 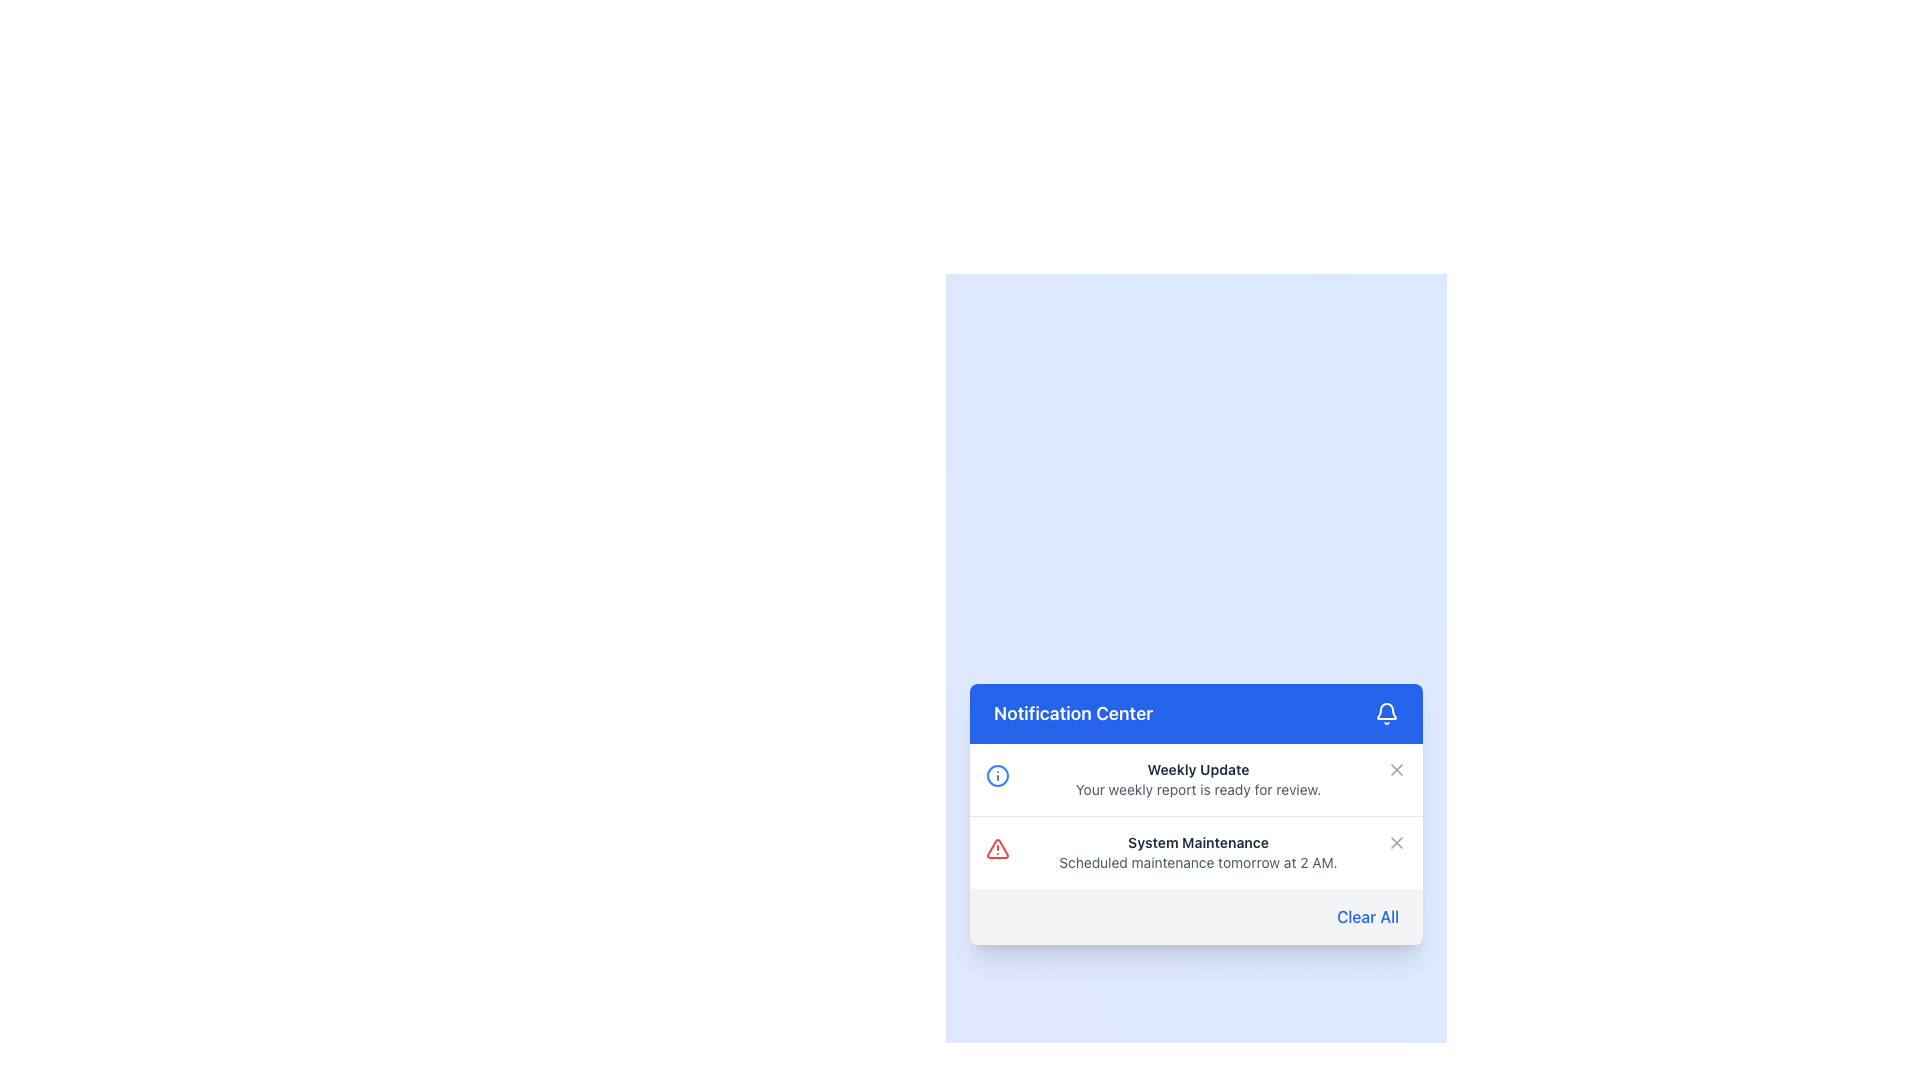 I want to click on the dismiss icon located to the right of the 'Weekly Update' text, so click(x=1395, y=768).